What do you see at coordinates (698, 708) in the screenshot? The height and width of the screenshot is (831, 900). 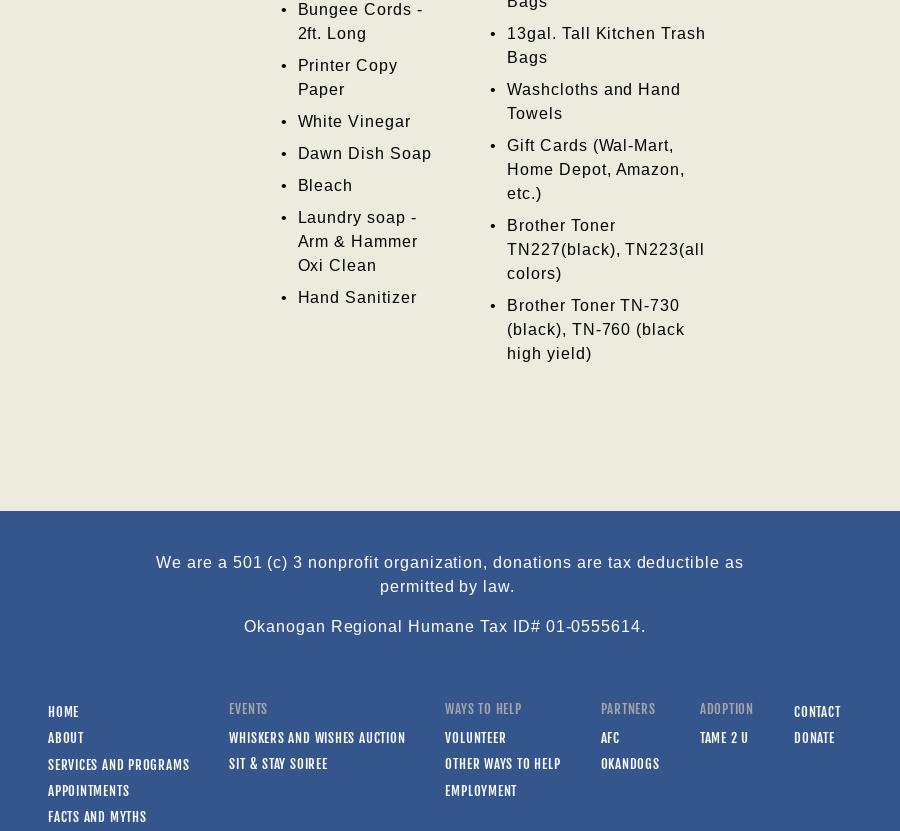 I see `'Adoption'` at bounding box center [698, 708].